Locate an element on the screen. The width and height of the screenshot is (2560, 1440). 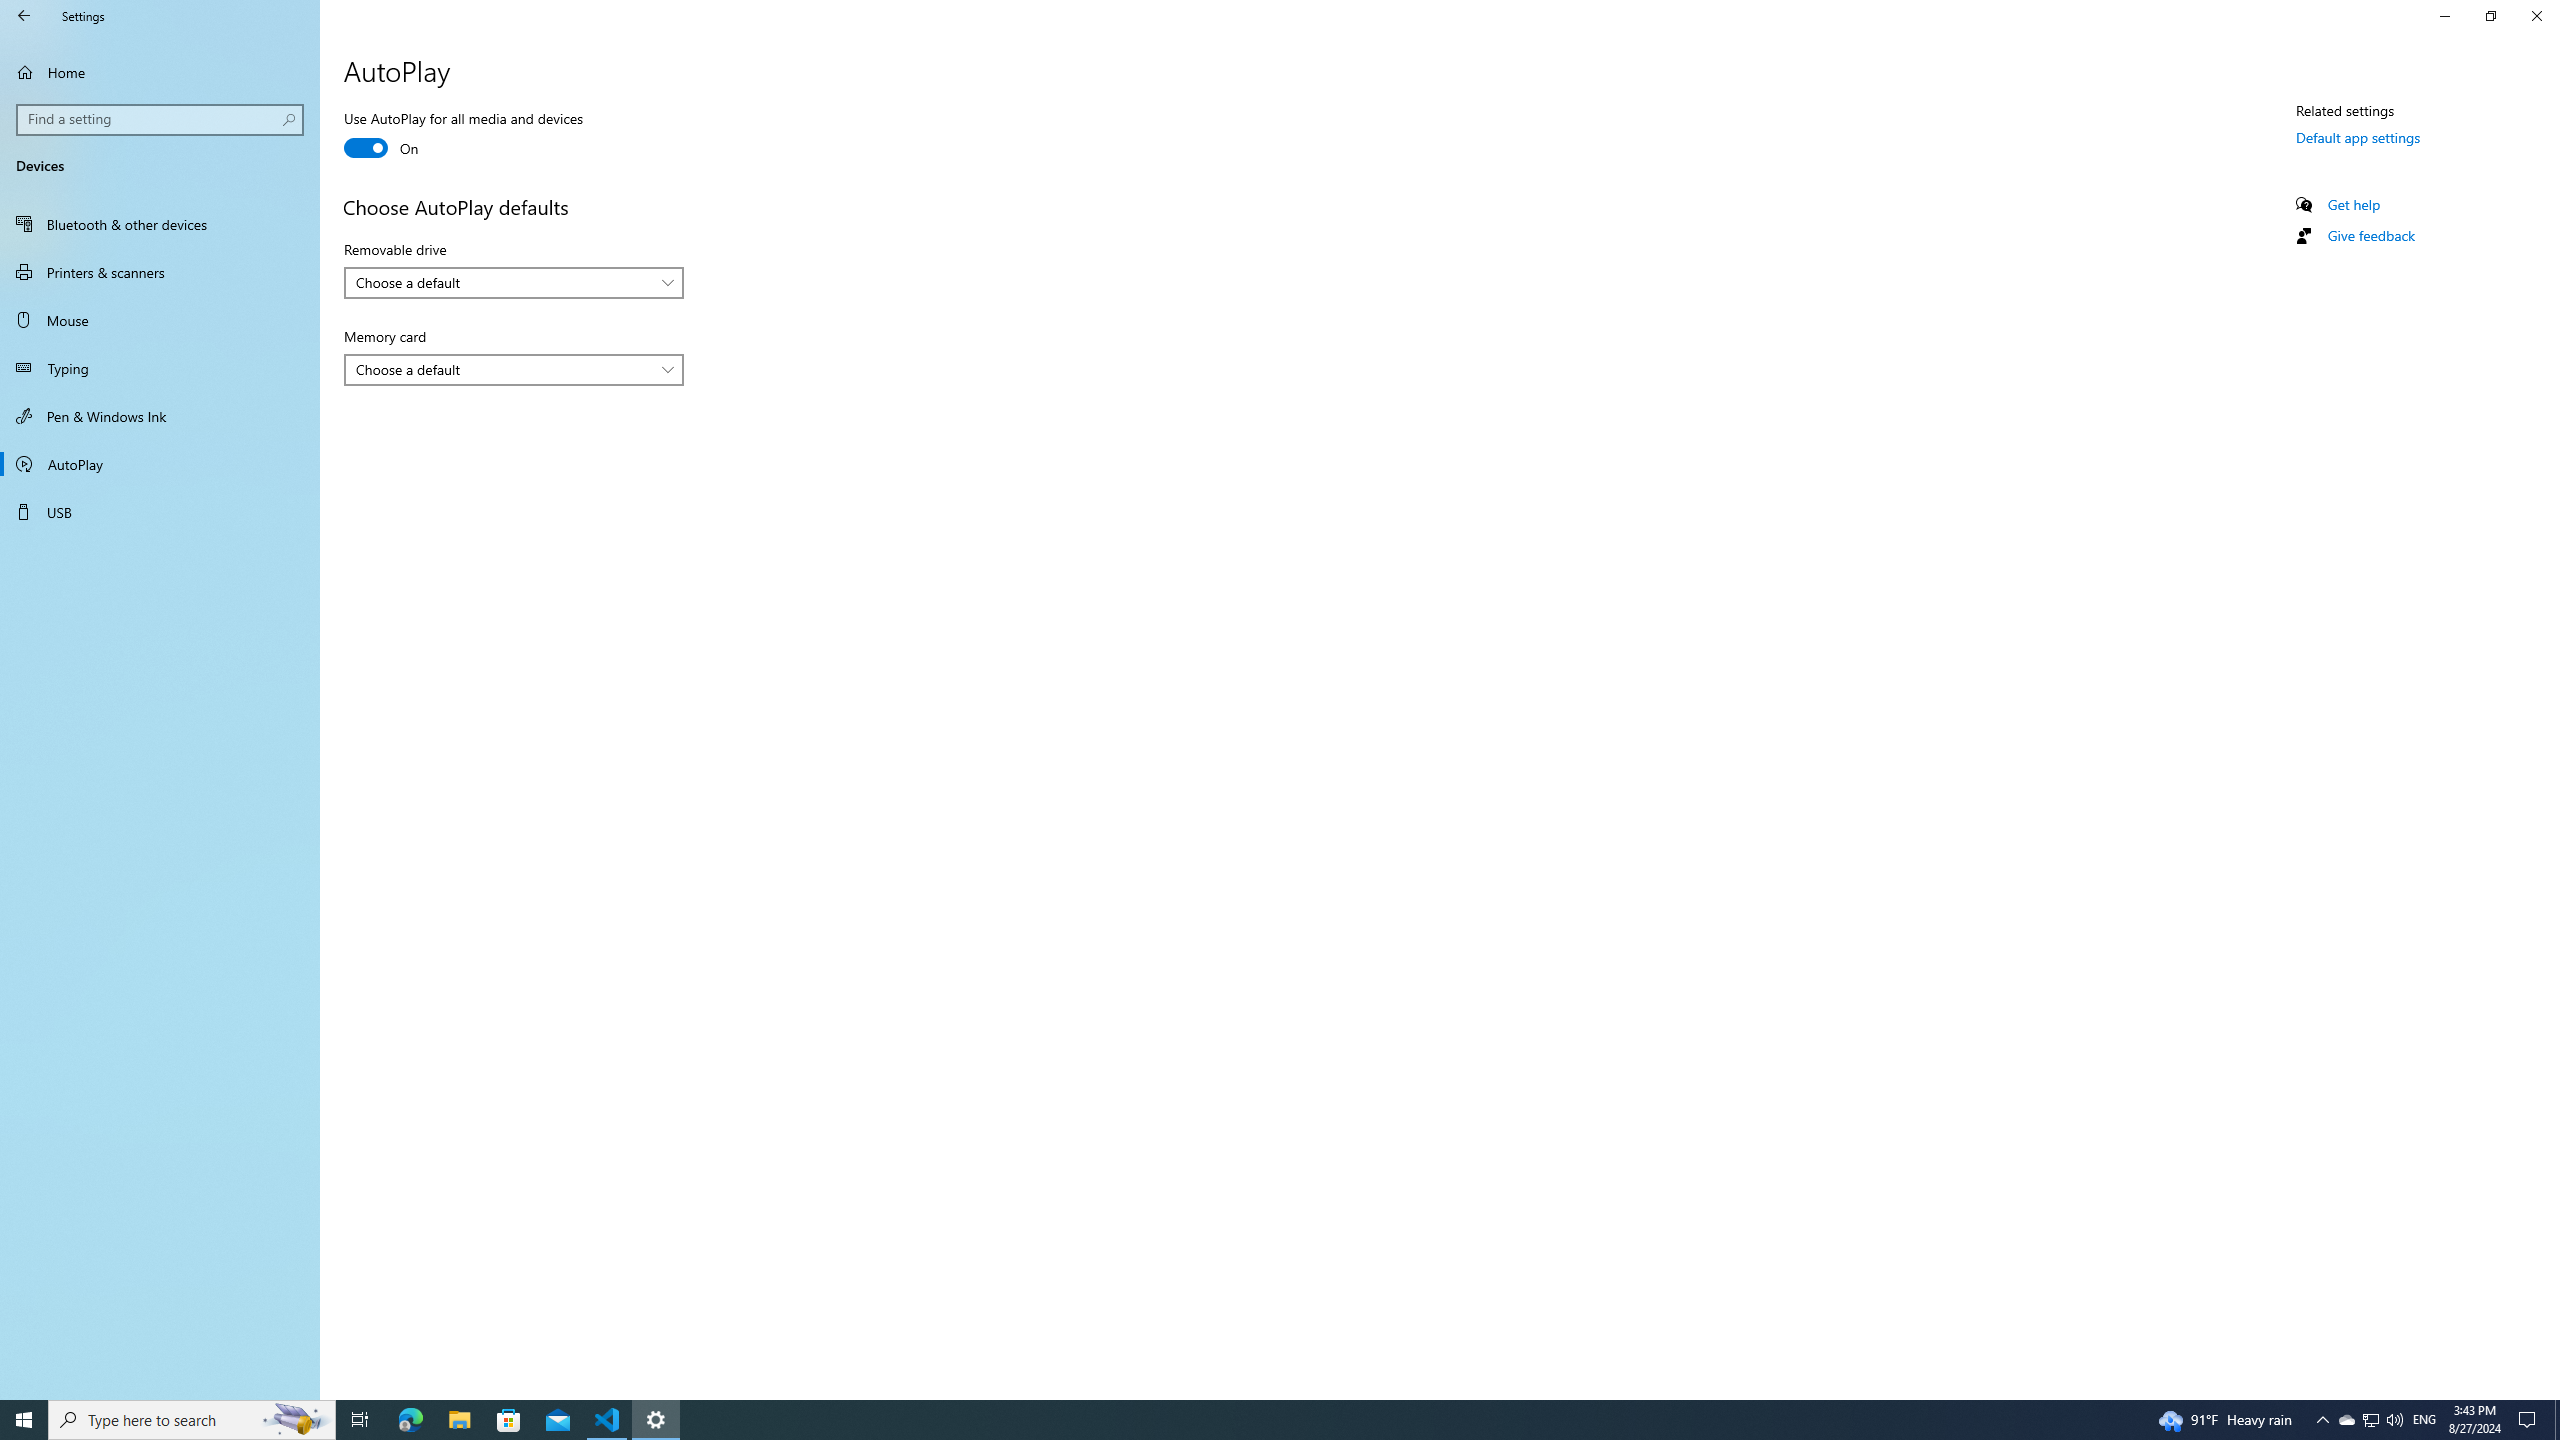
'USB' is located at coordinates (159, 510).